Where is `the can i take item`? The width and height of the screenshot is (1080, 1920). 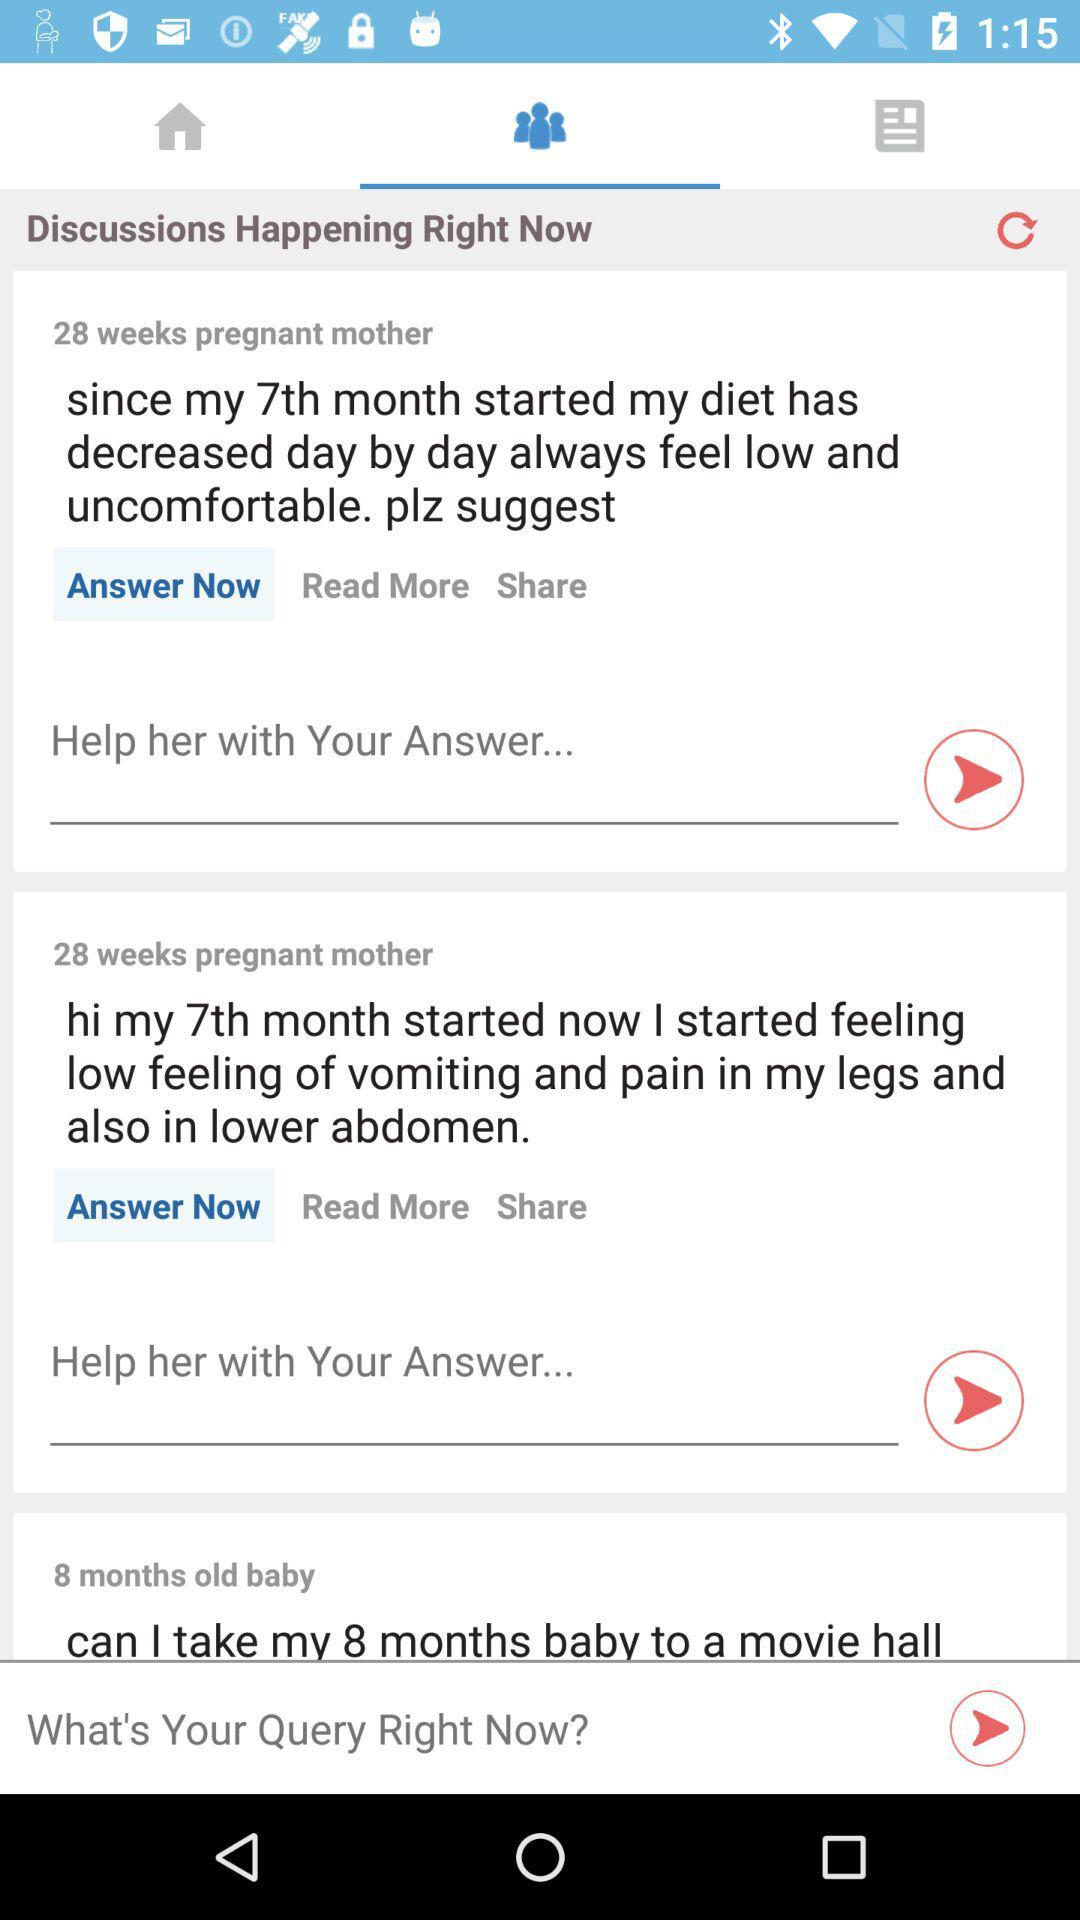 the can i take item is located at coordinates (540, 1634).